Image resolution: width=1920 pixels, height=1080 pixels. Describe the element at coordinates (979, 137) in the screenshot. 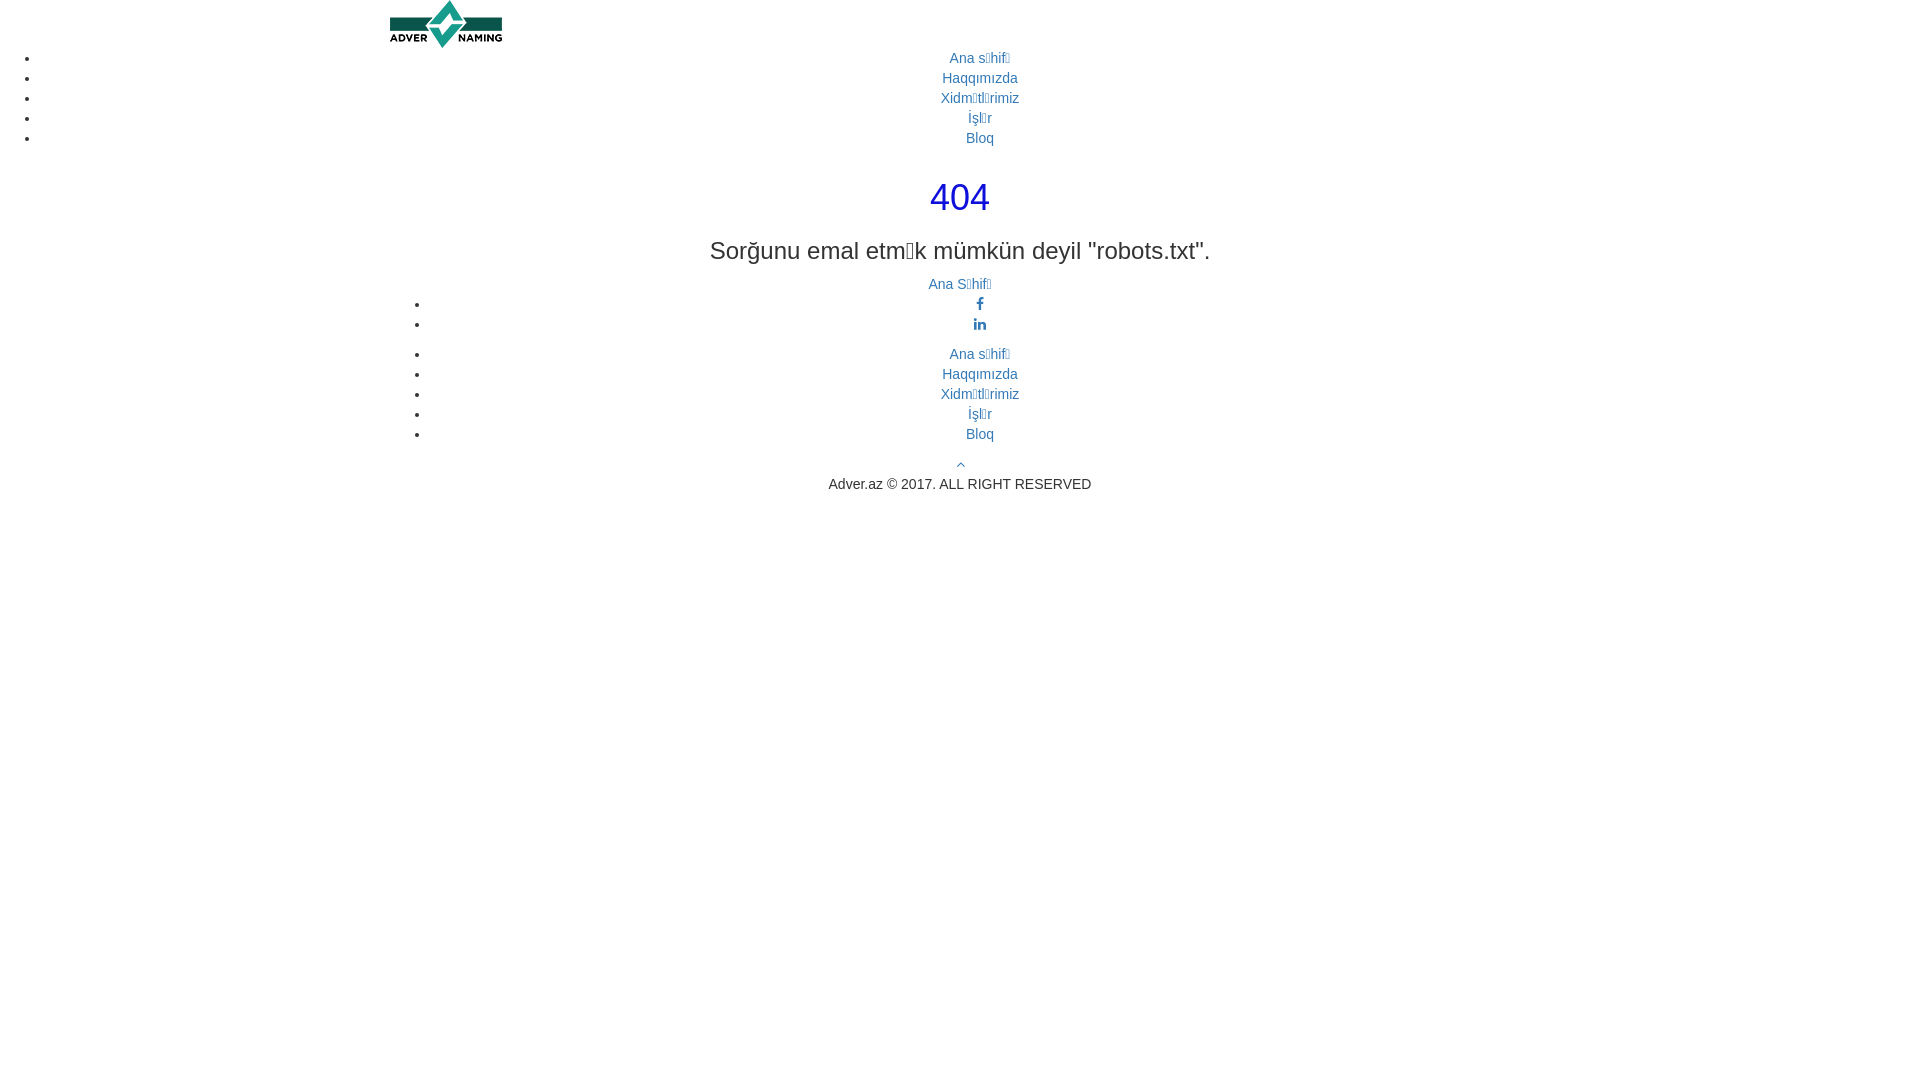

I see `'Bloq'` at that location.